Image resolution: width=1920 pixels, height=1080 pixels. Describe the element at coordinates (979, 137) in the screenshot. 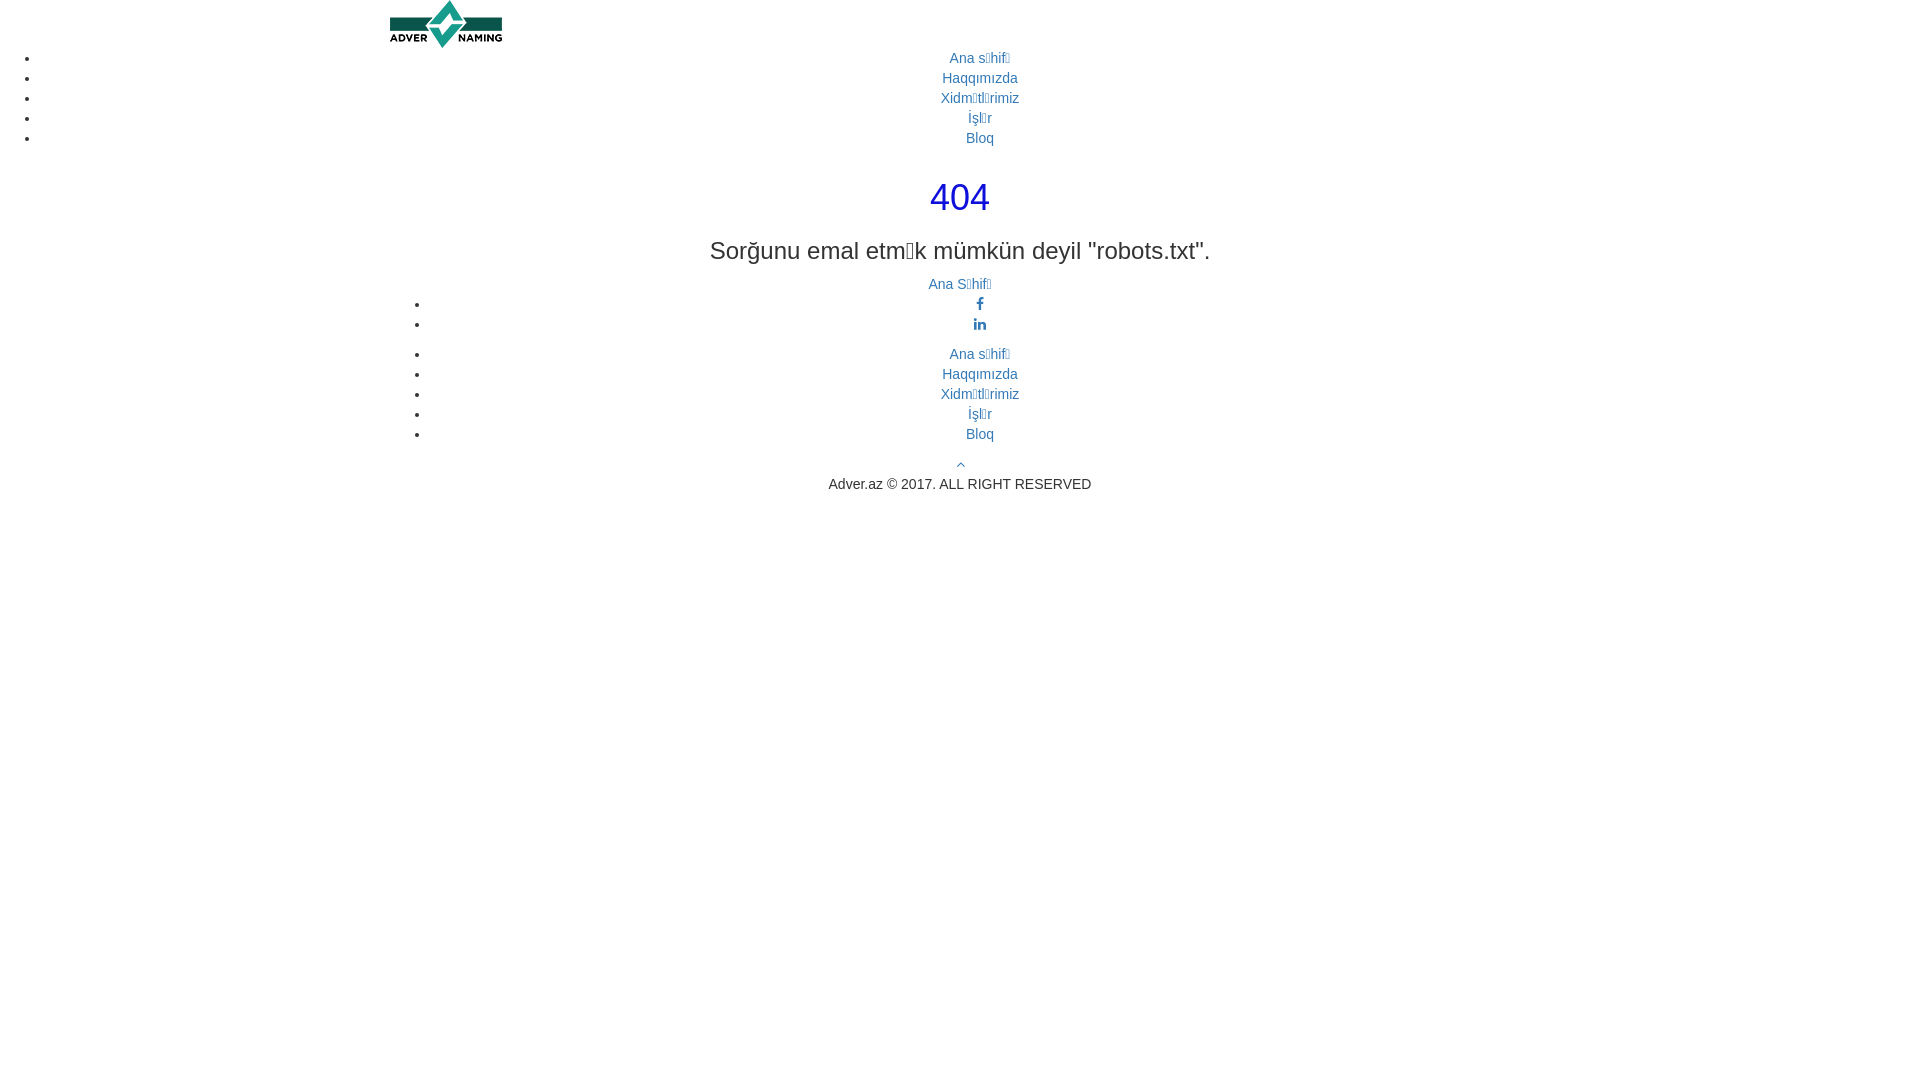

I see `'Bloq'` at that location.